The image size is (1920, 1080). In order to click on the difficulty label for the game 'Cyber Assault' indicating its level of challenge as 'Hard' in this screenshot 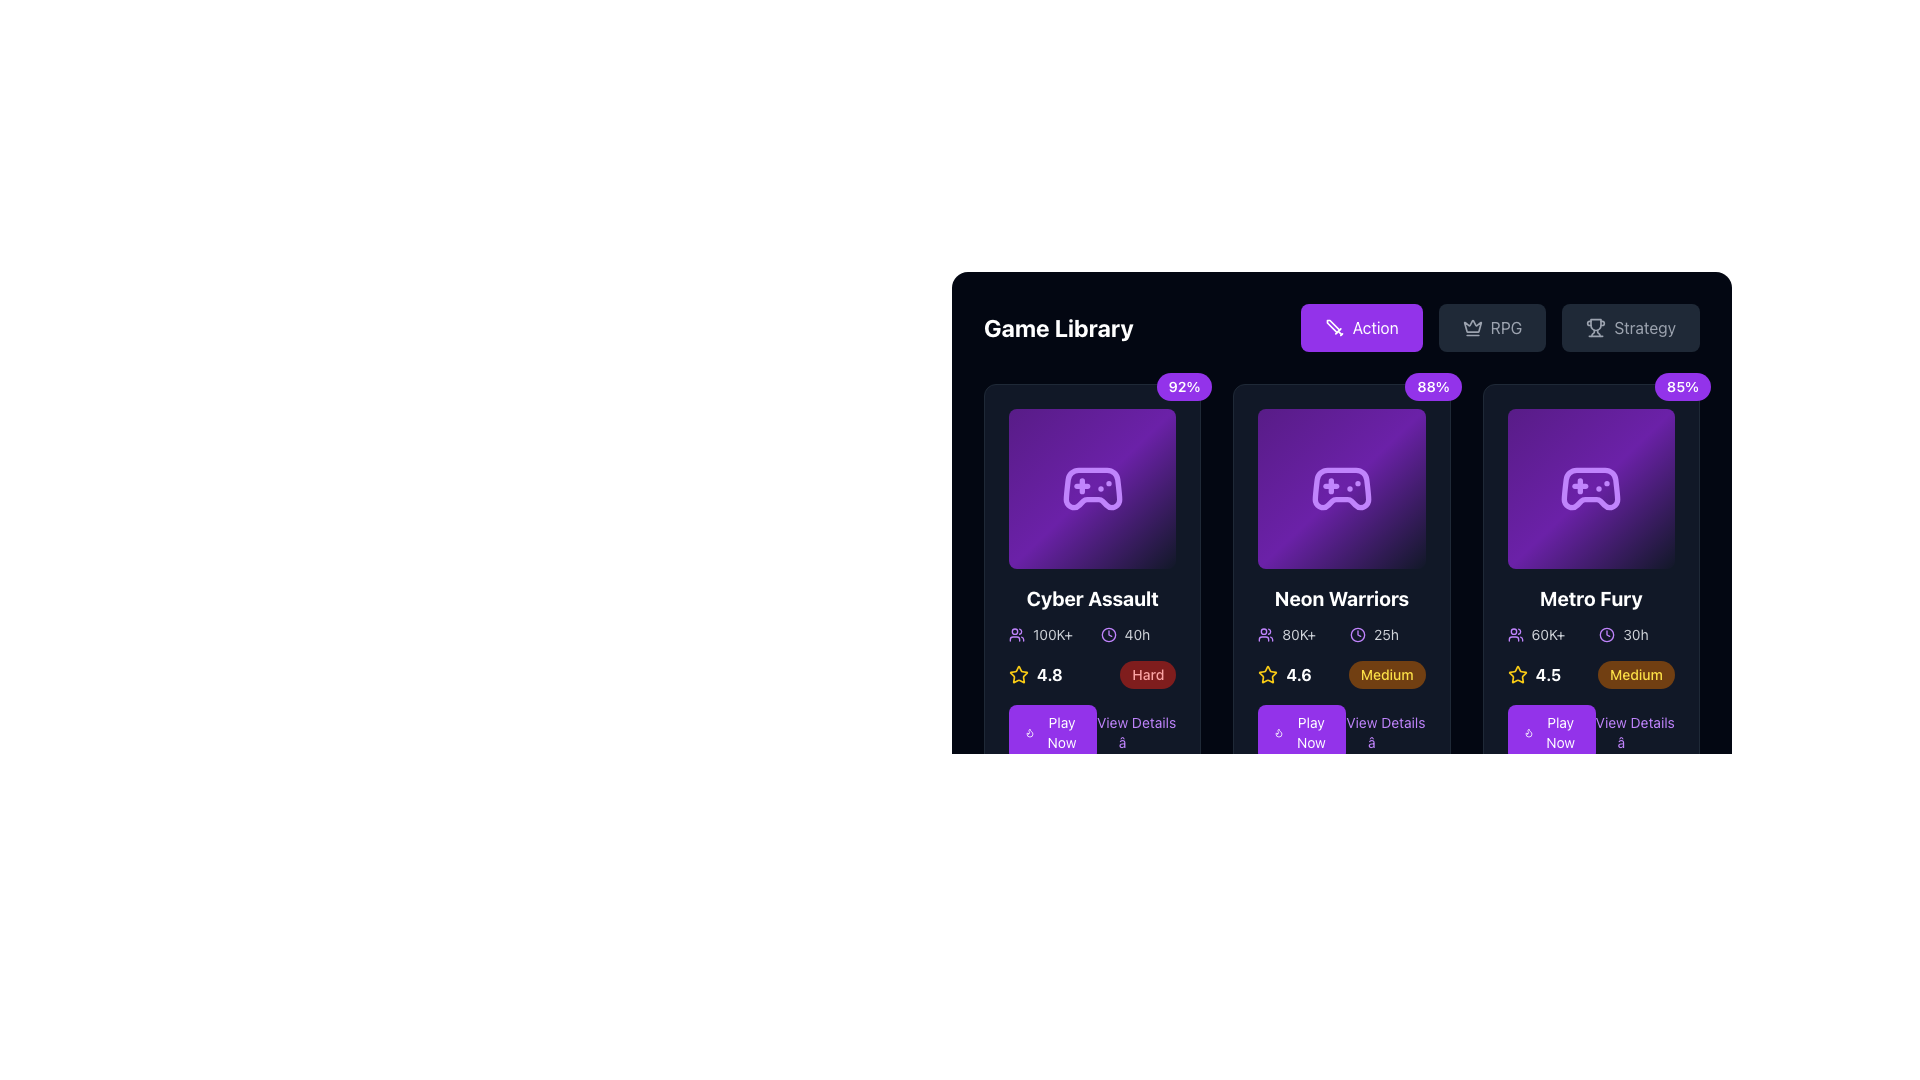, I will do `click(1148, 675)`.